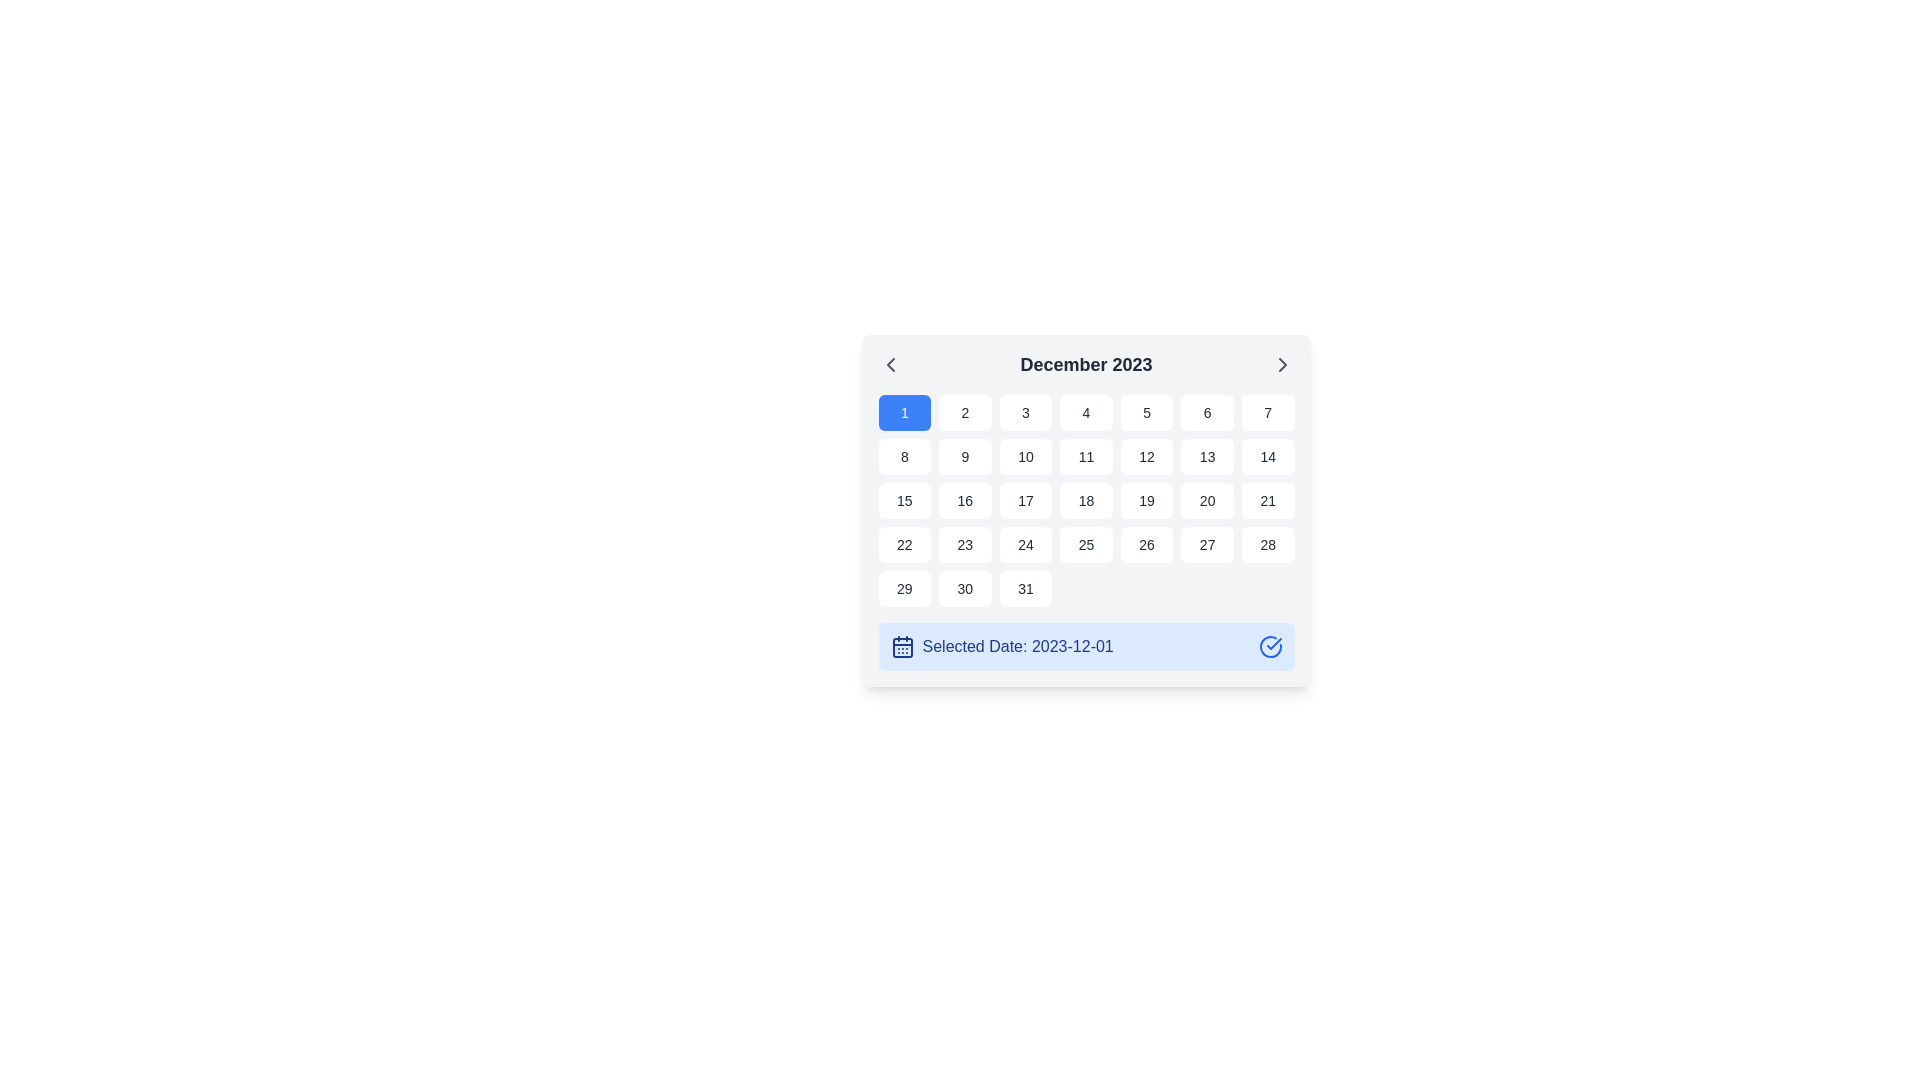  What do you see at coordinates (1025, 544) in the screenshot?
I see `the rounded rectangular button displaying the number '24' in the calendar date selection interface for December 2023` at bounding box center [1025, 544].